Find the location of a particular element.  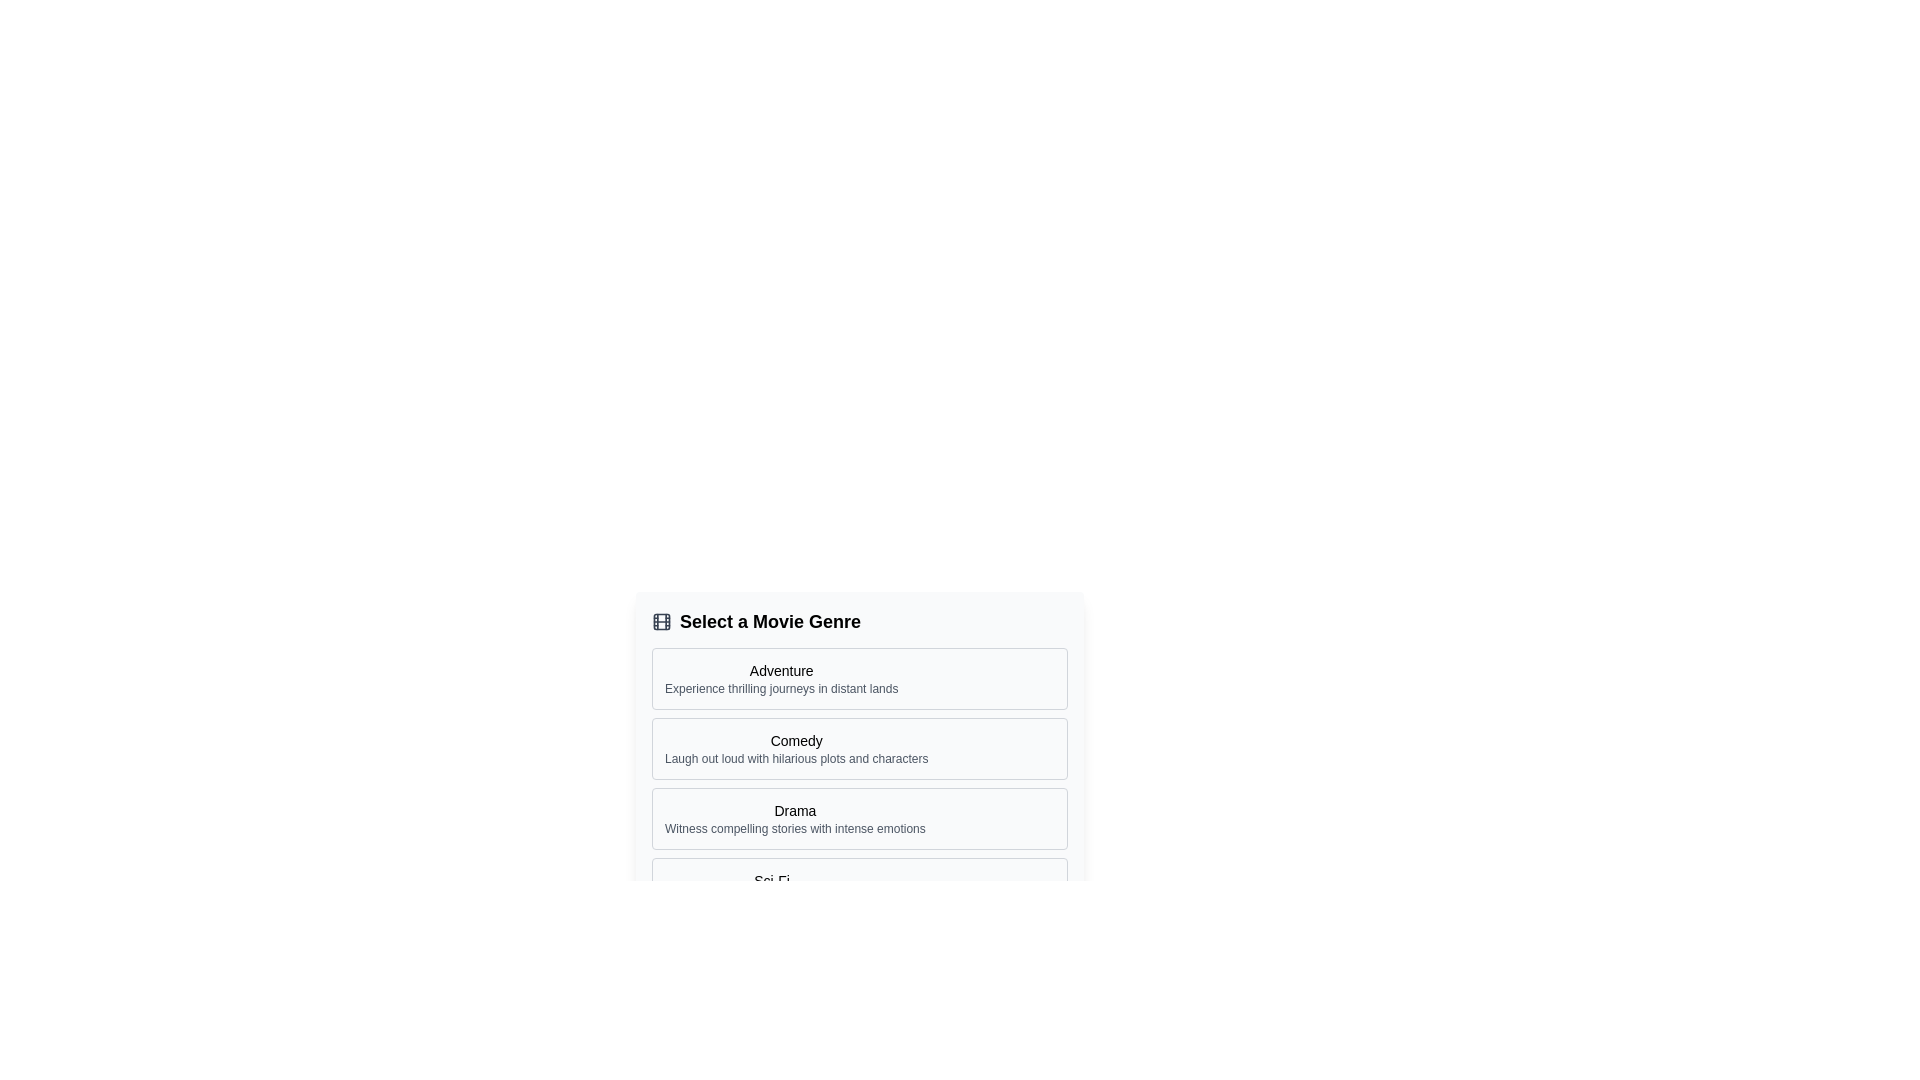

the 'Drama' option in the selectable list under the heading 'Select a Movie Genre' is located at coordinates (794, 818).